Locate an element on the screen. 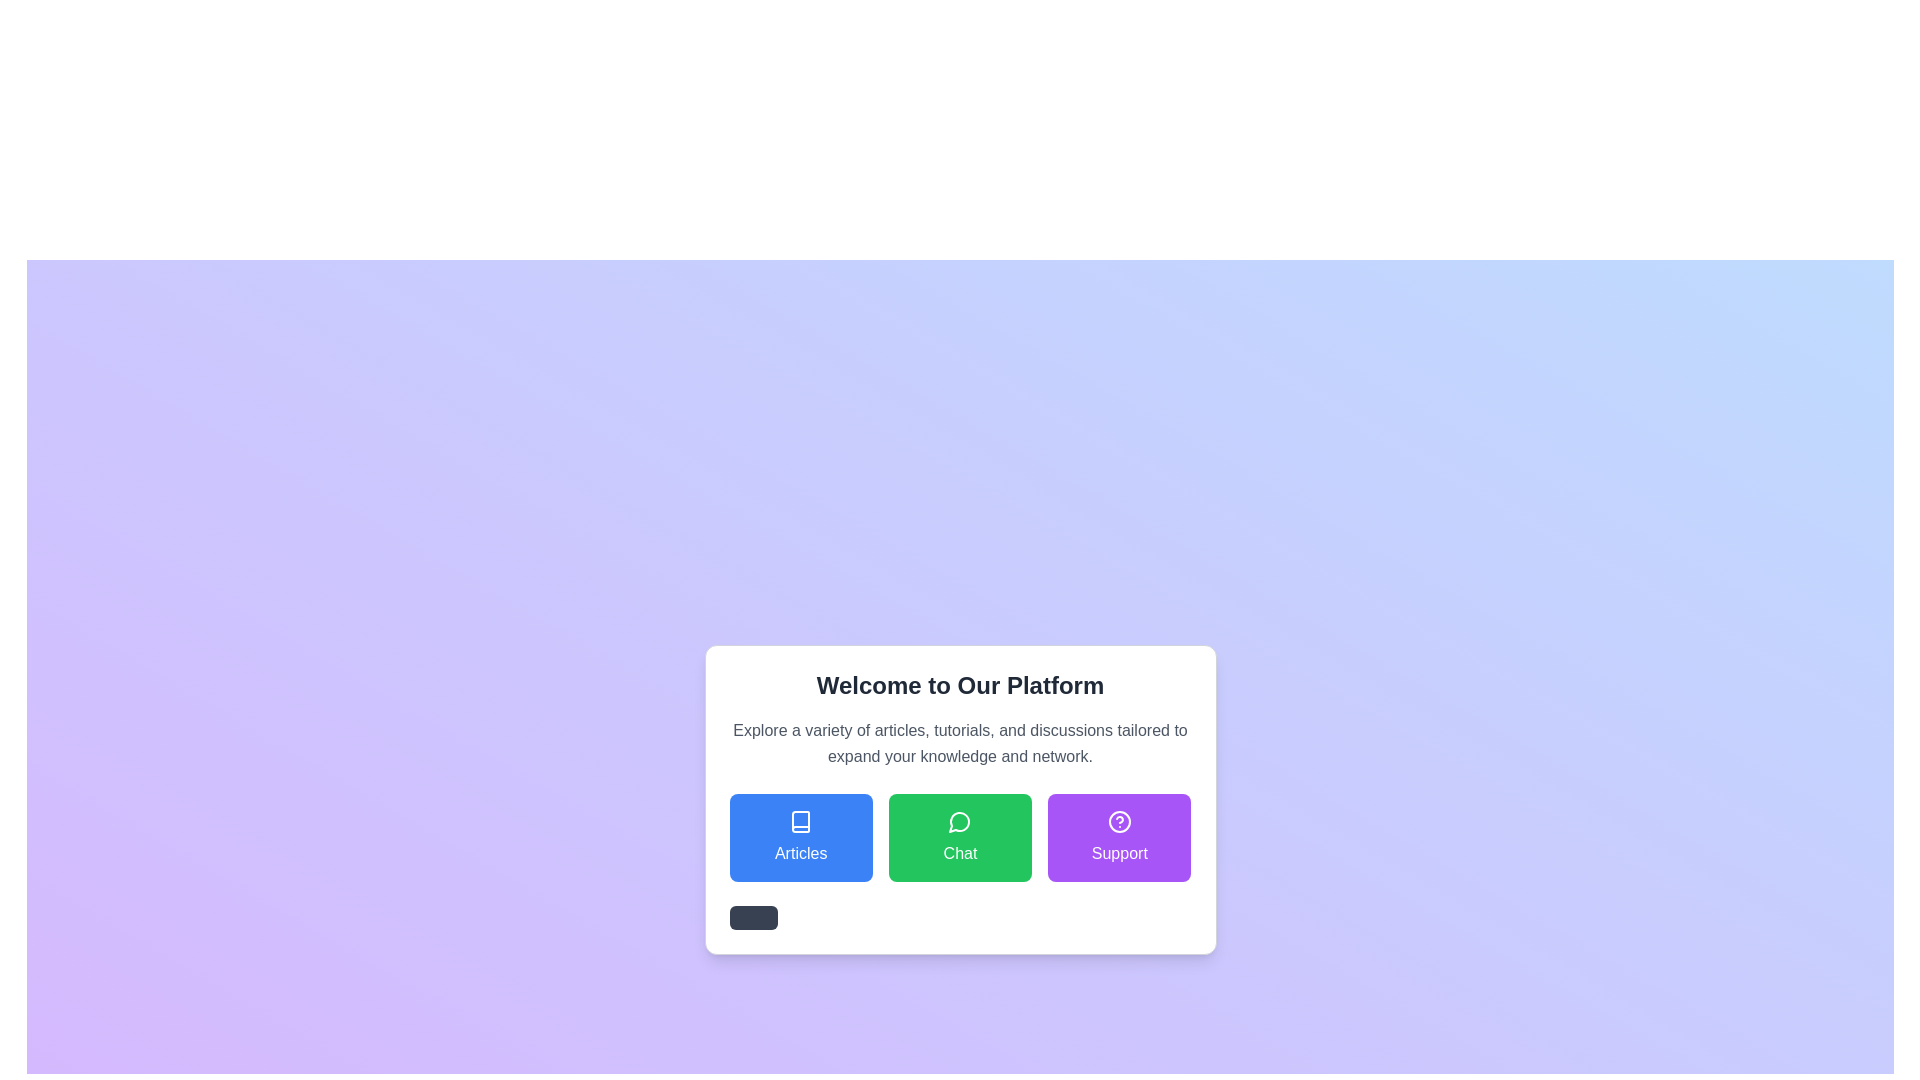  the 'Articles' icon, which is the first option in the first column beneath the text header is located at coordinates (801, 821).